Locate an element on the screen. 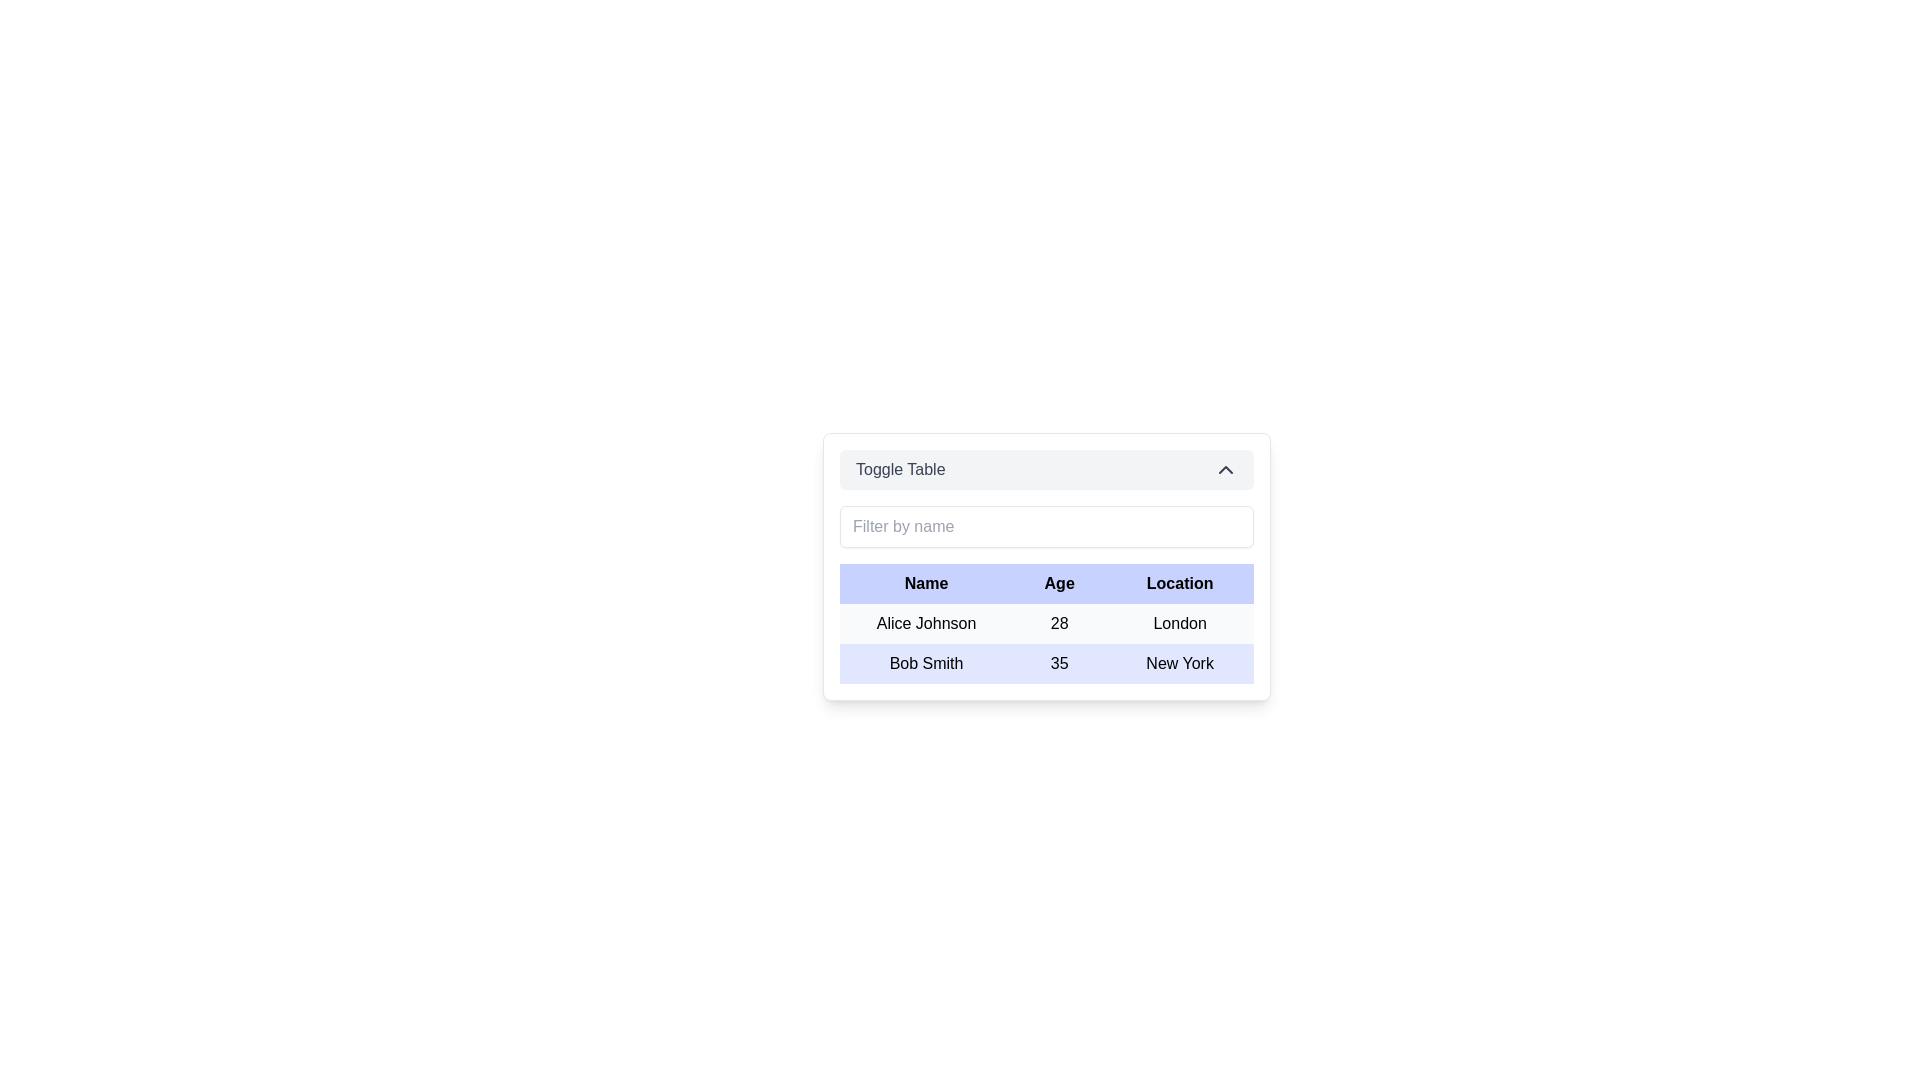 The width and height of the screenshot is (1920, 1080). the individual cells of the data table located below the filter input field, which displays 'Name', 'Age', and 'Location' columns is located at coordinates (1045, 623).